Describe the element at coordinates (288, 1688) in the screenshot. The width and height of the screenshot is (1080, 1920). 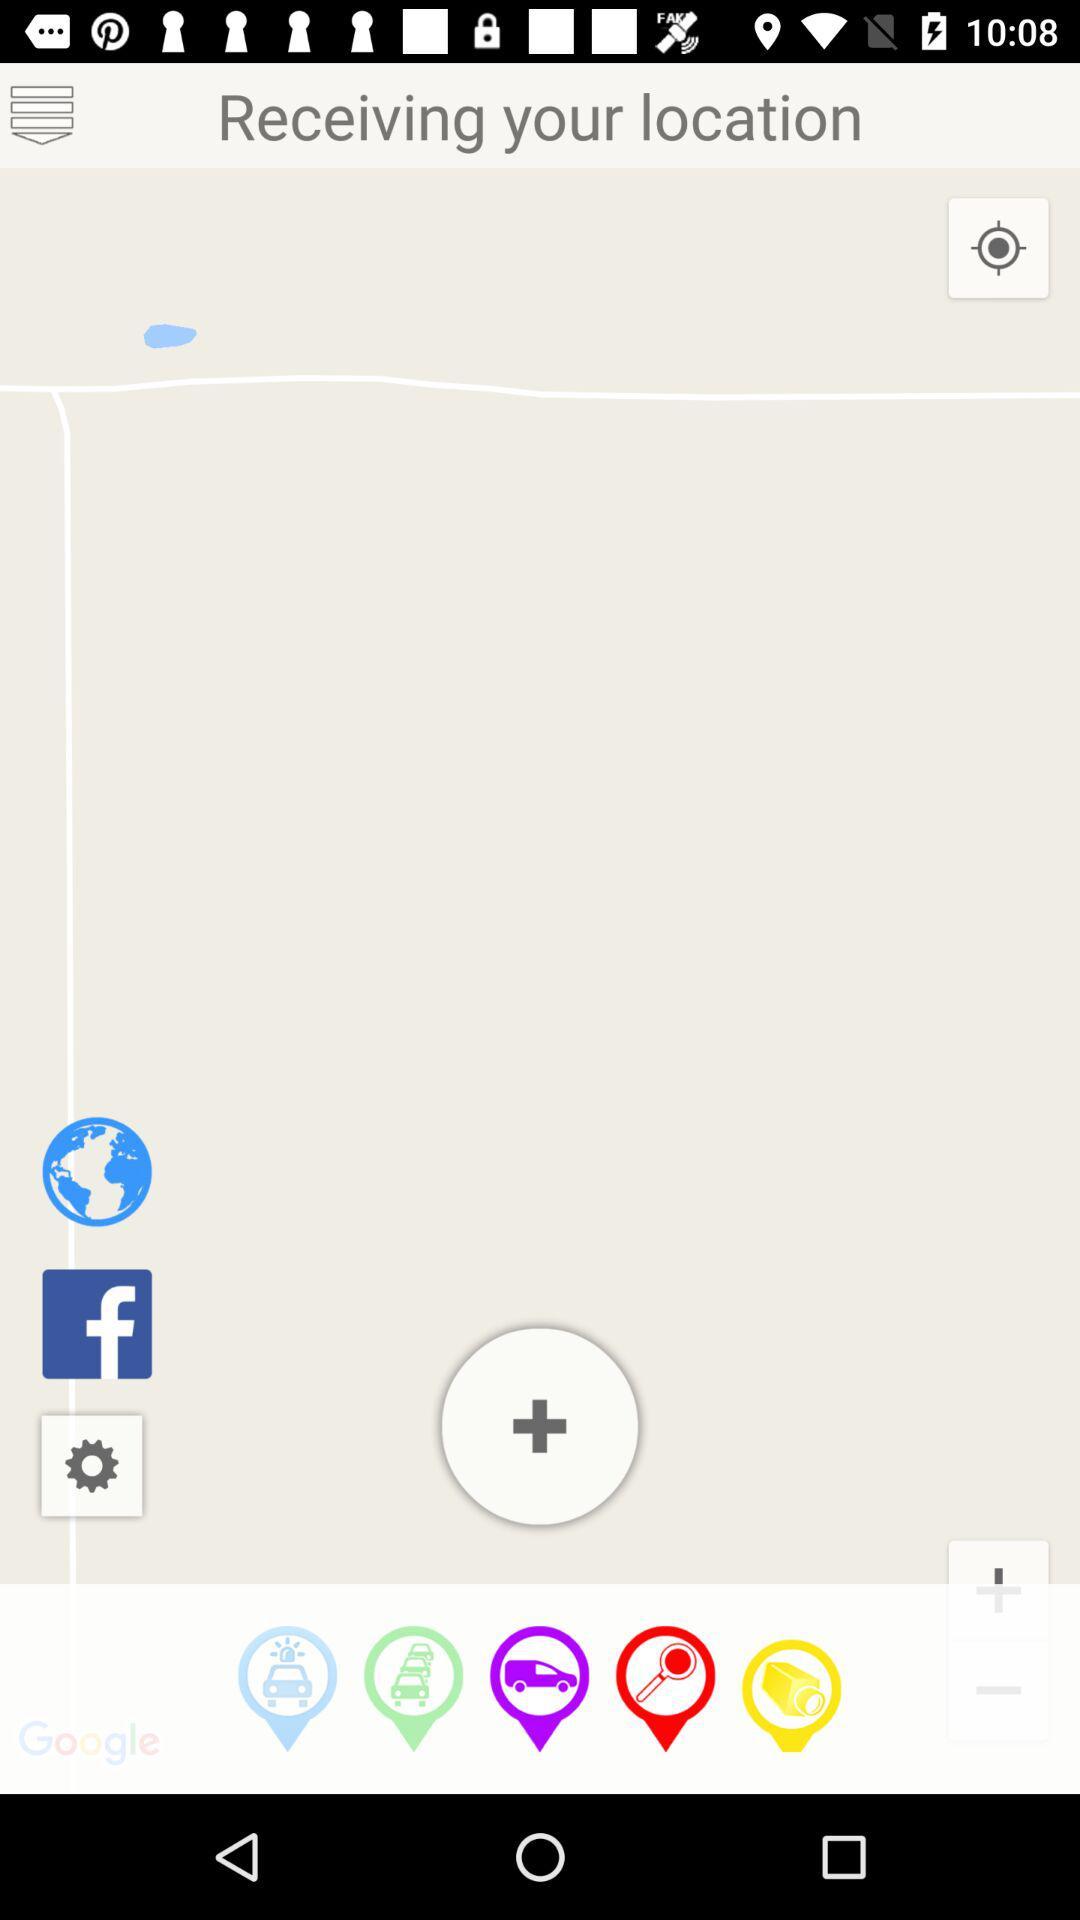
I see `distance by car` at that location.